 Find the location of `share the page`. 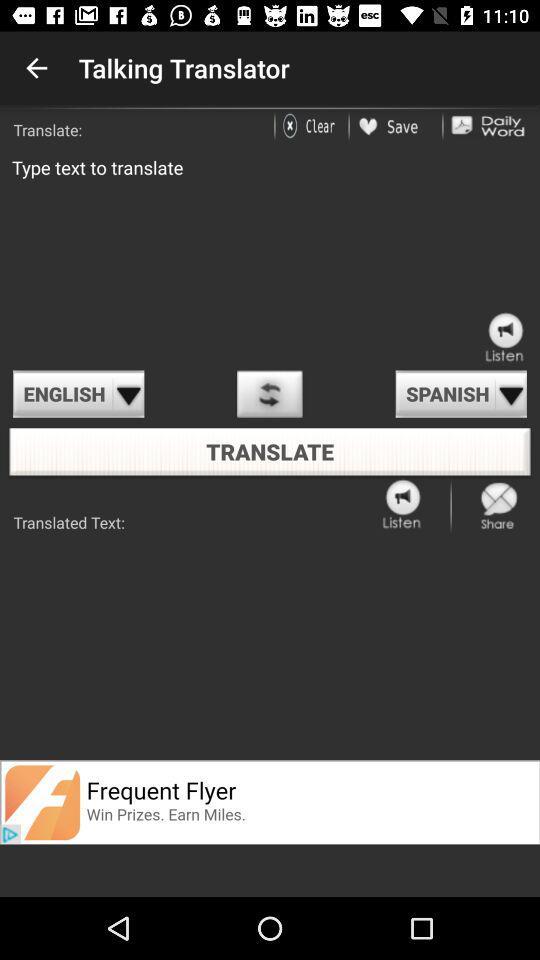

share the page is located at coordinates (498, 504).